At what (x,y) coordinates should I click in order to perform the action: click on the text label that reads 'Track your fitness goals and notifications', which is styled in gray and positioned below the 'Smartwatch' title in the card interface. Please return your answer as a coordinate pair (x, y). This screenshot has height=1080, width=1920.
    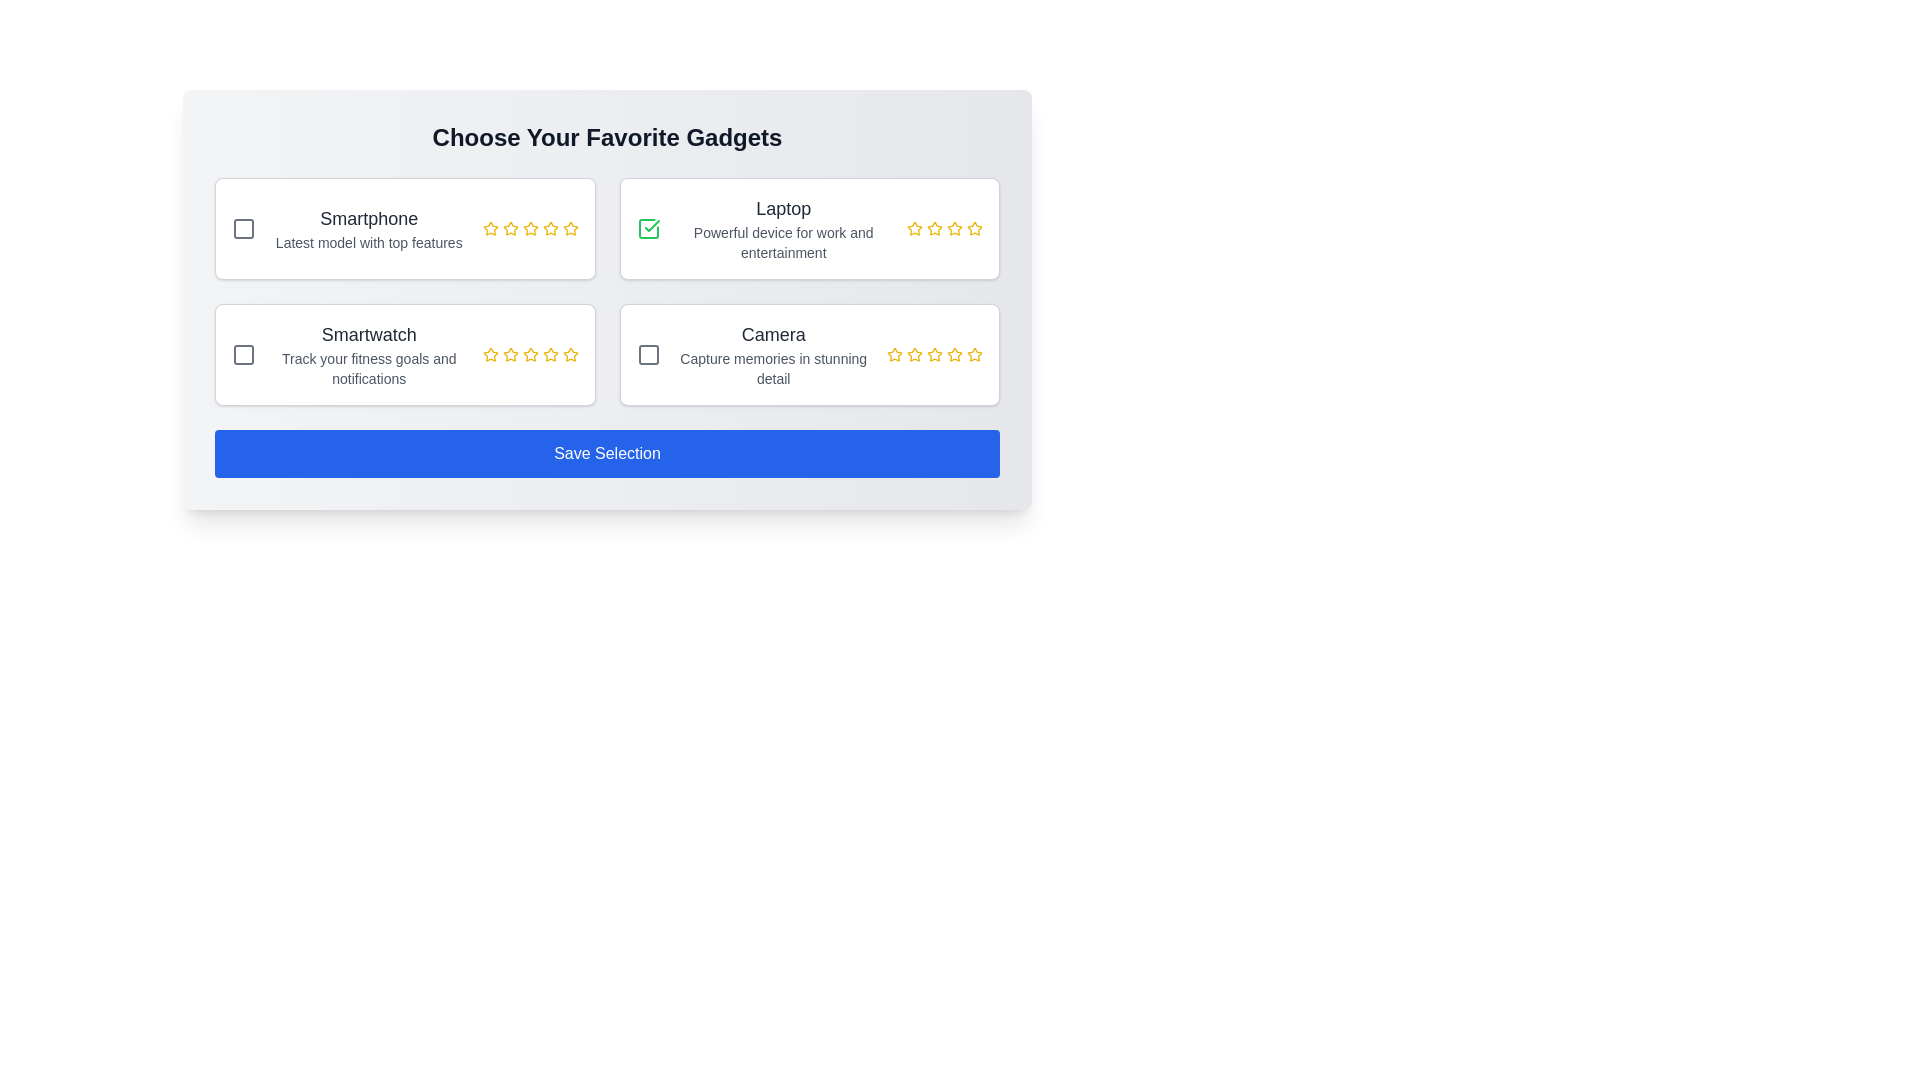
    Looking at the image, I should click on (369, 369).